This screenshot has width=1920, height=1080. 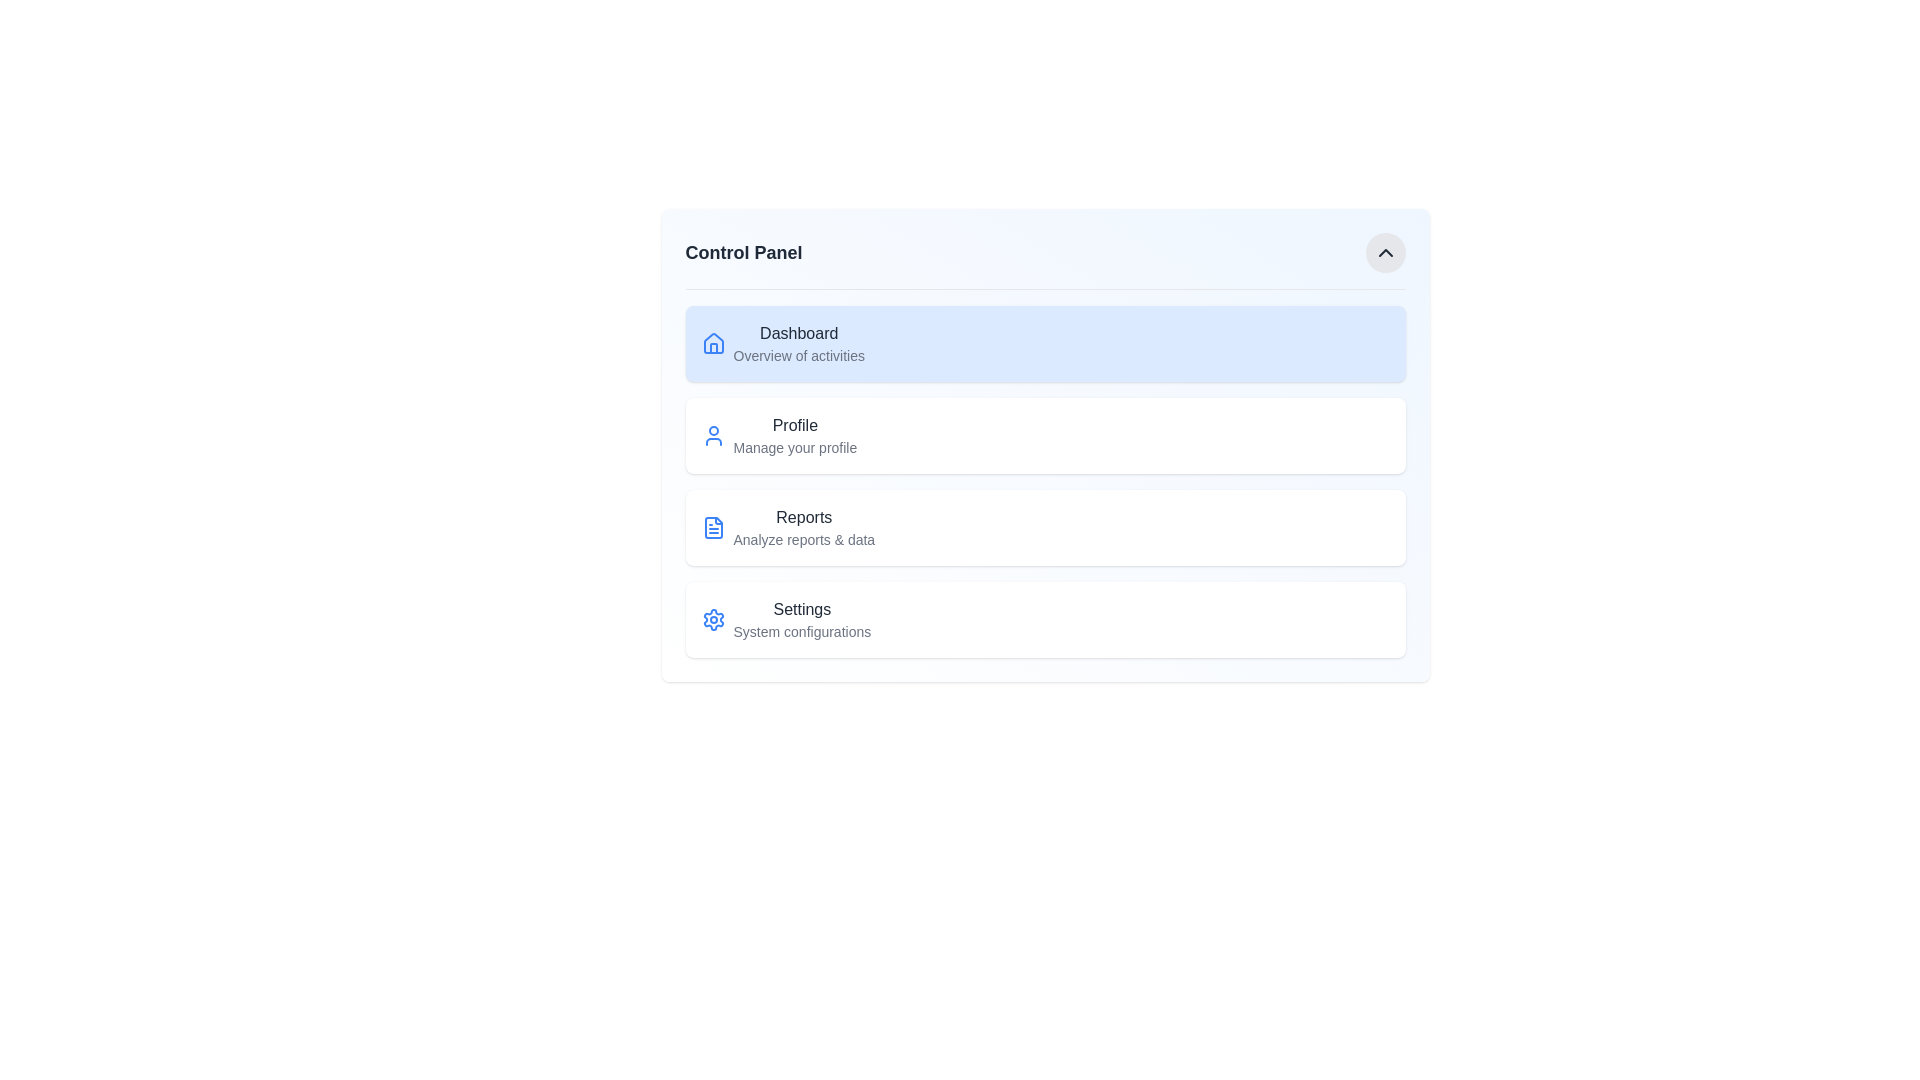 I want to click on the circular blue gear icon that represents settings, located at the top-left area of the 'Settings' card, so click(x=713, y=619).